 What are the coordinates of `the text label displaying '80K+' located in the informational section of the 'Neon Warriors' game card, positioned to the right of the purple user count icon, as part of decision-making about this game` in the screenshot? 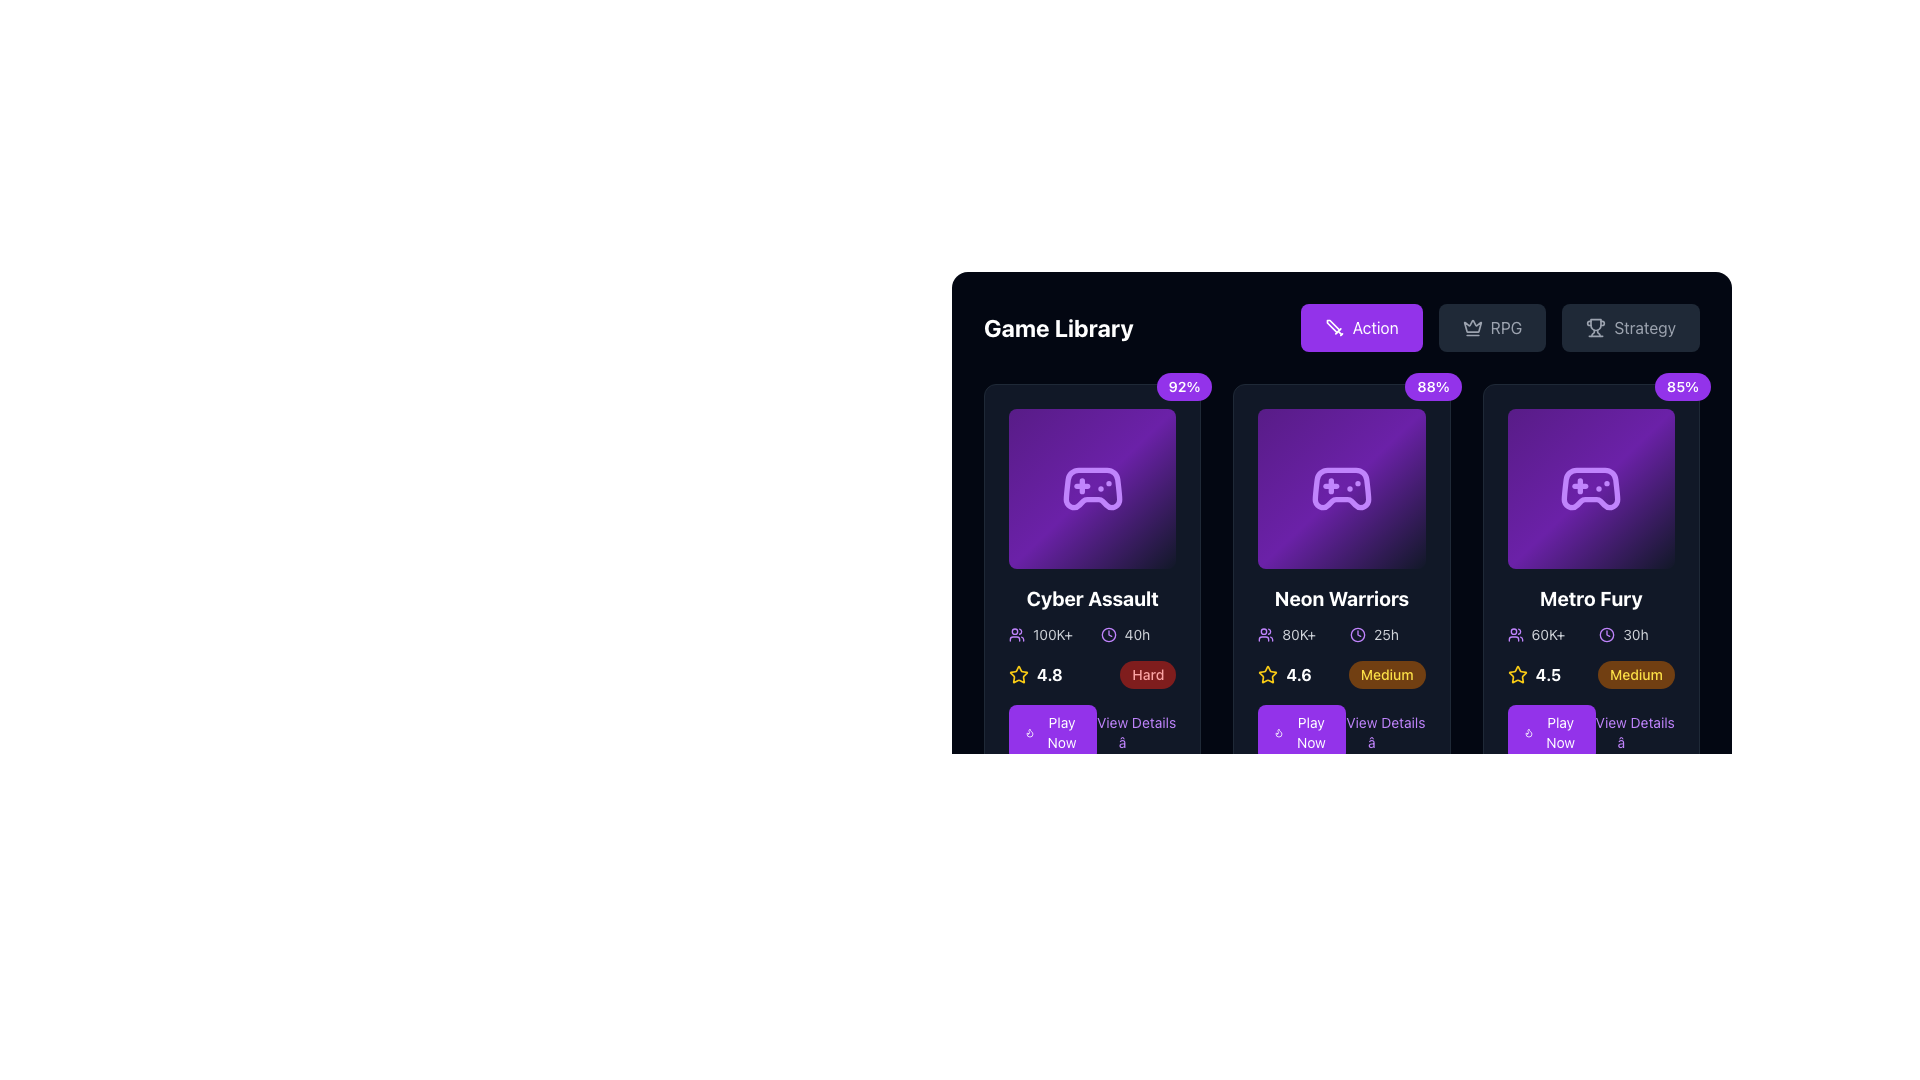 It's located at (1299, 635).